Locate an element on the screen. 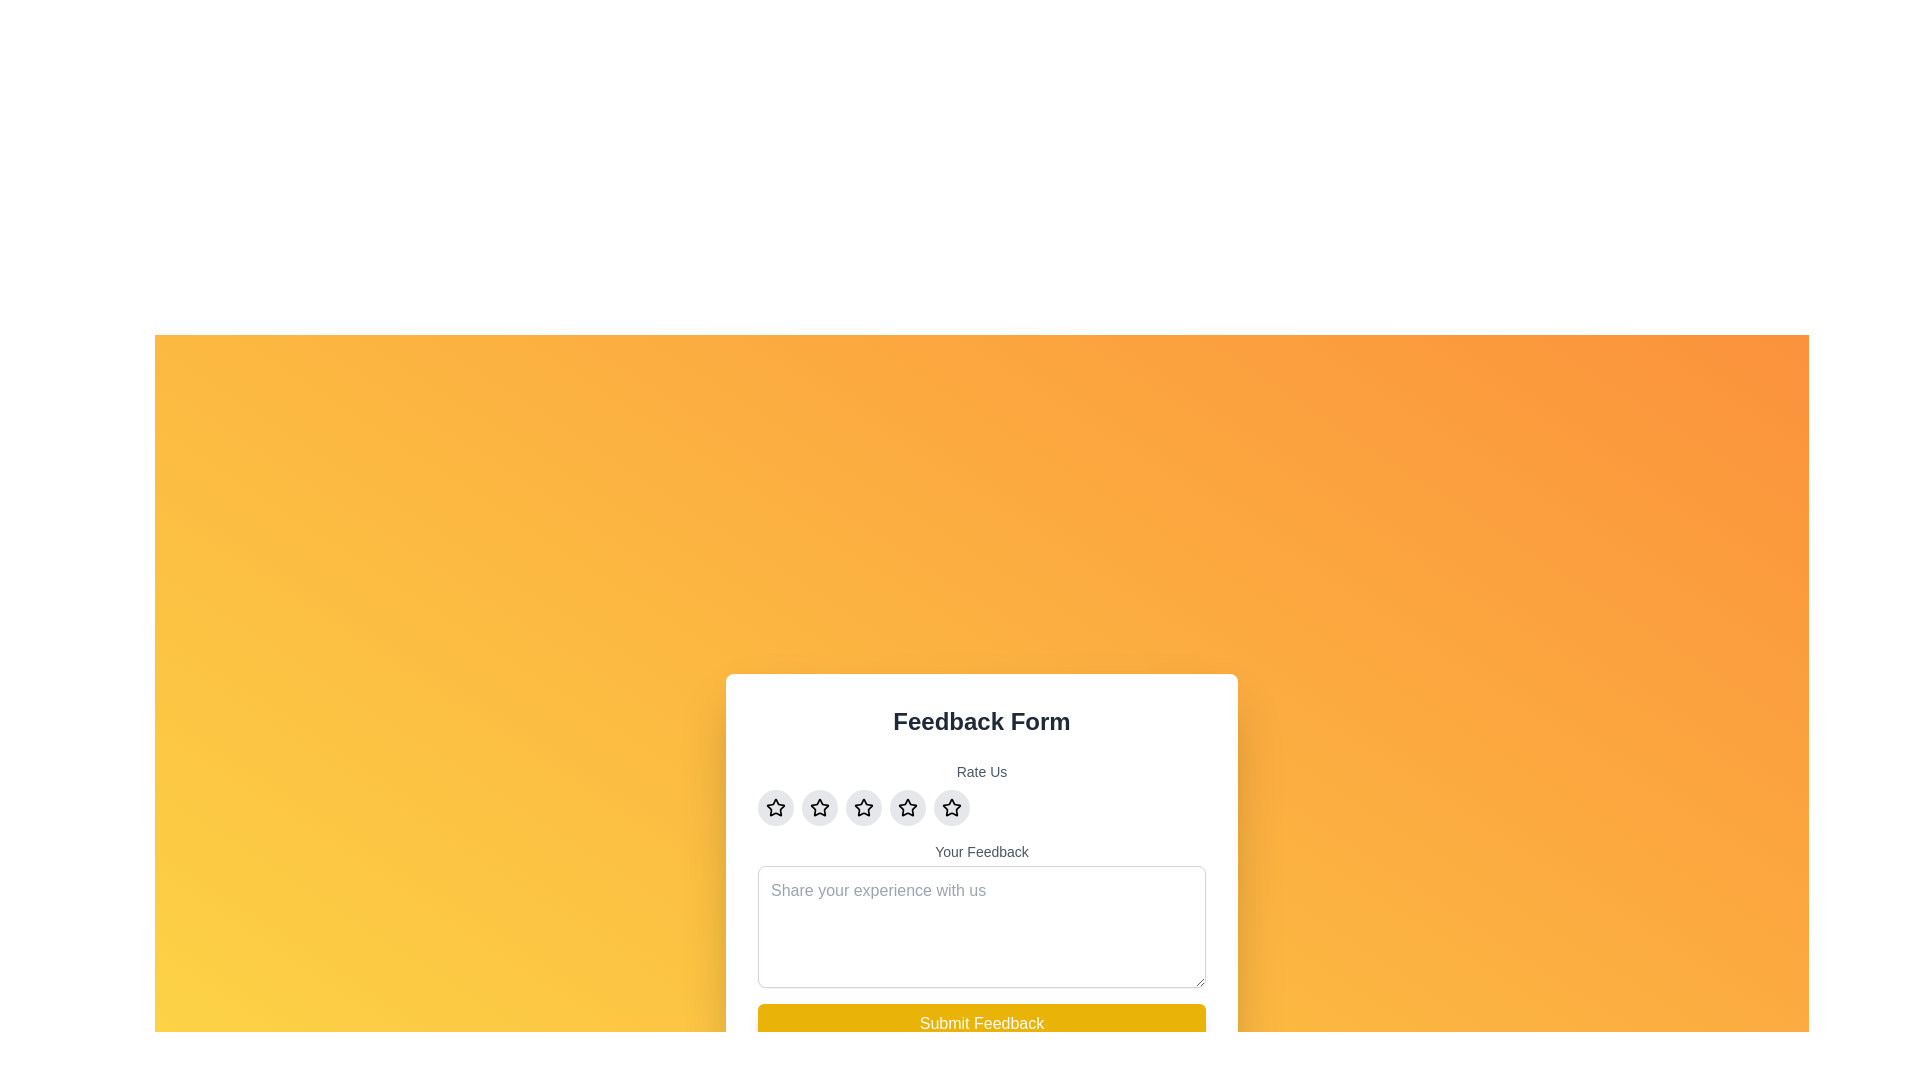  the descriptive heading text label for the star rating system, located at the top center of the feedback form, which guides the user to provide a rating is located at coordinates (982, 770).